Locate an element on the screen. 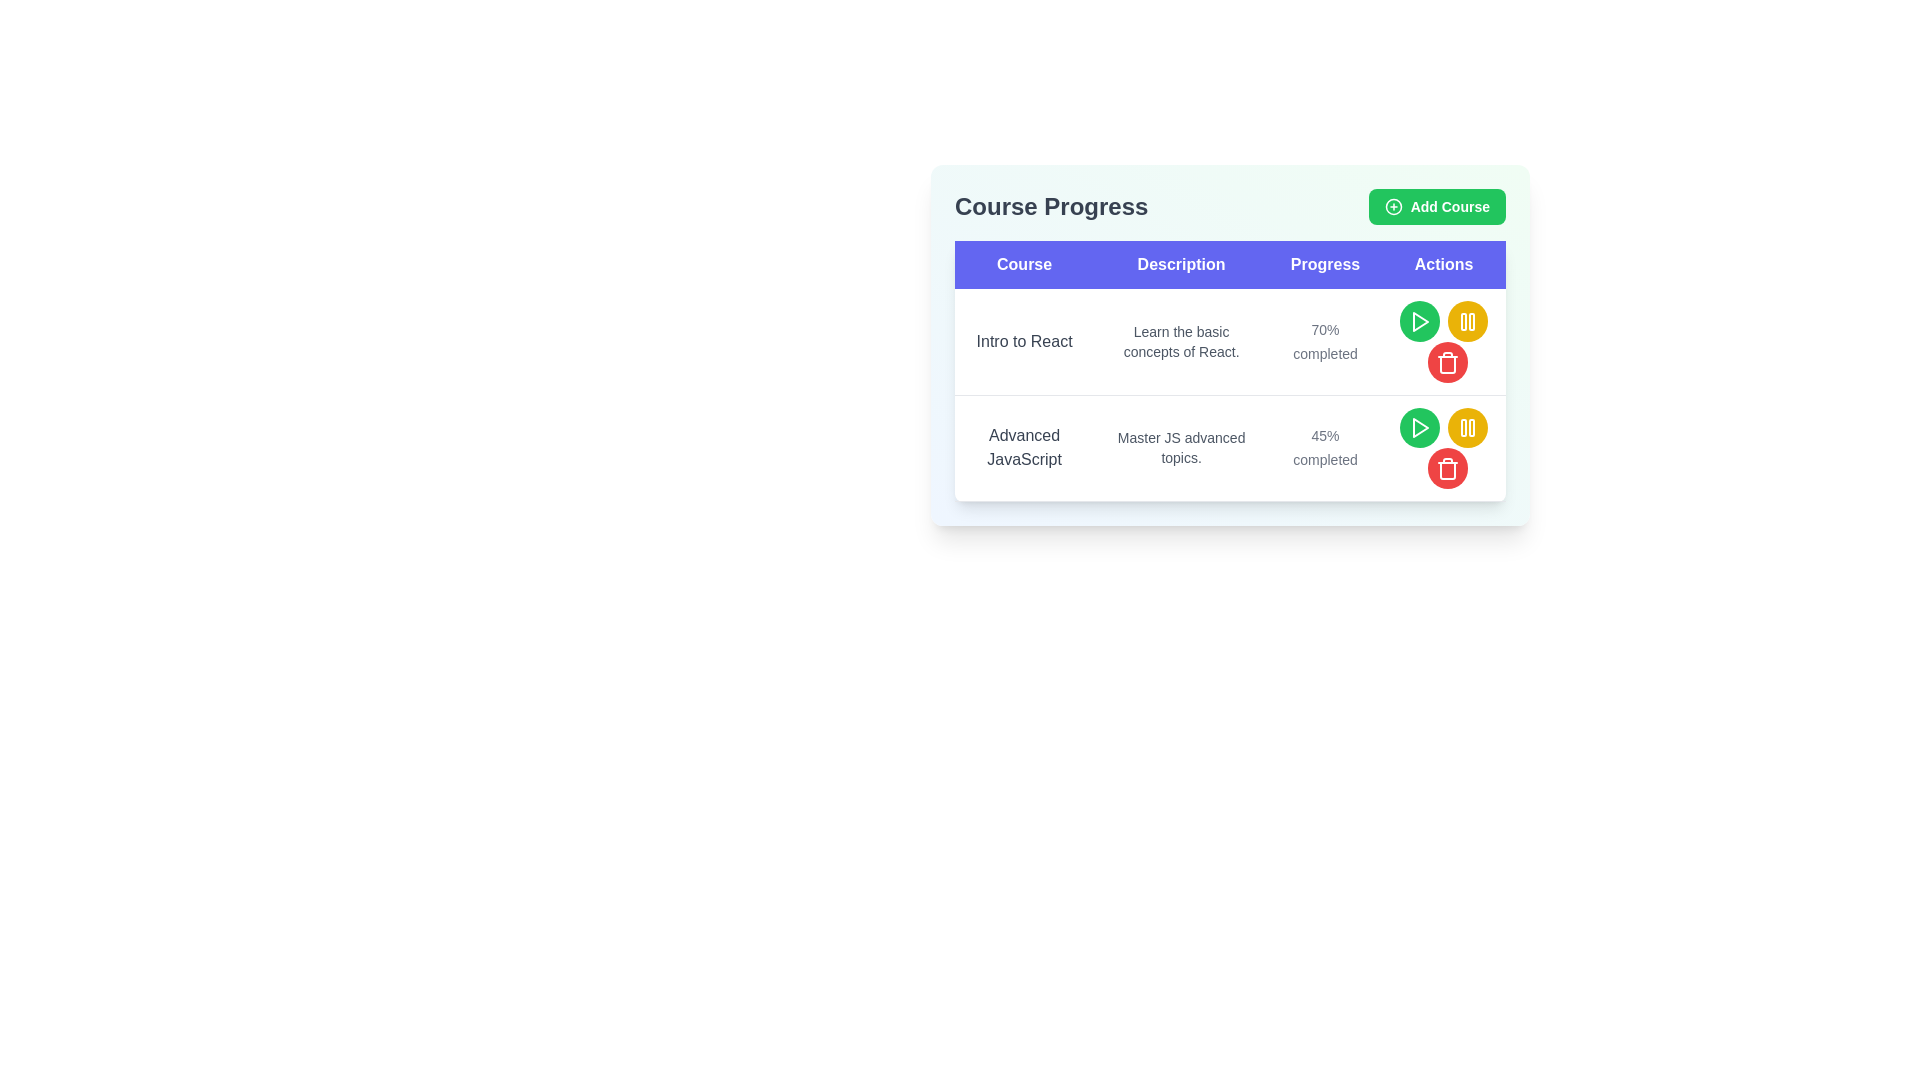  the green circular button with a play icon in the center, located in the 'Actions' column of the table for the course 'Intro to React' is located at coordinates (1419, 320).